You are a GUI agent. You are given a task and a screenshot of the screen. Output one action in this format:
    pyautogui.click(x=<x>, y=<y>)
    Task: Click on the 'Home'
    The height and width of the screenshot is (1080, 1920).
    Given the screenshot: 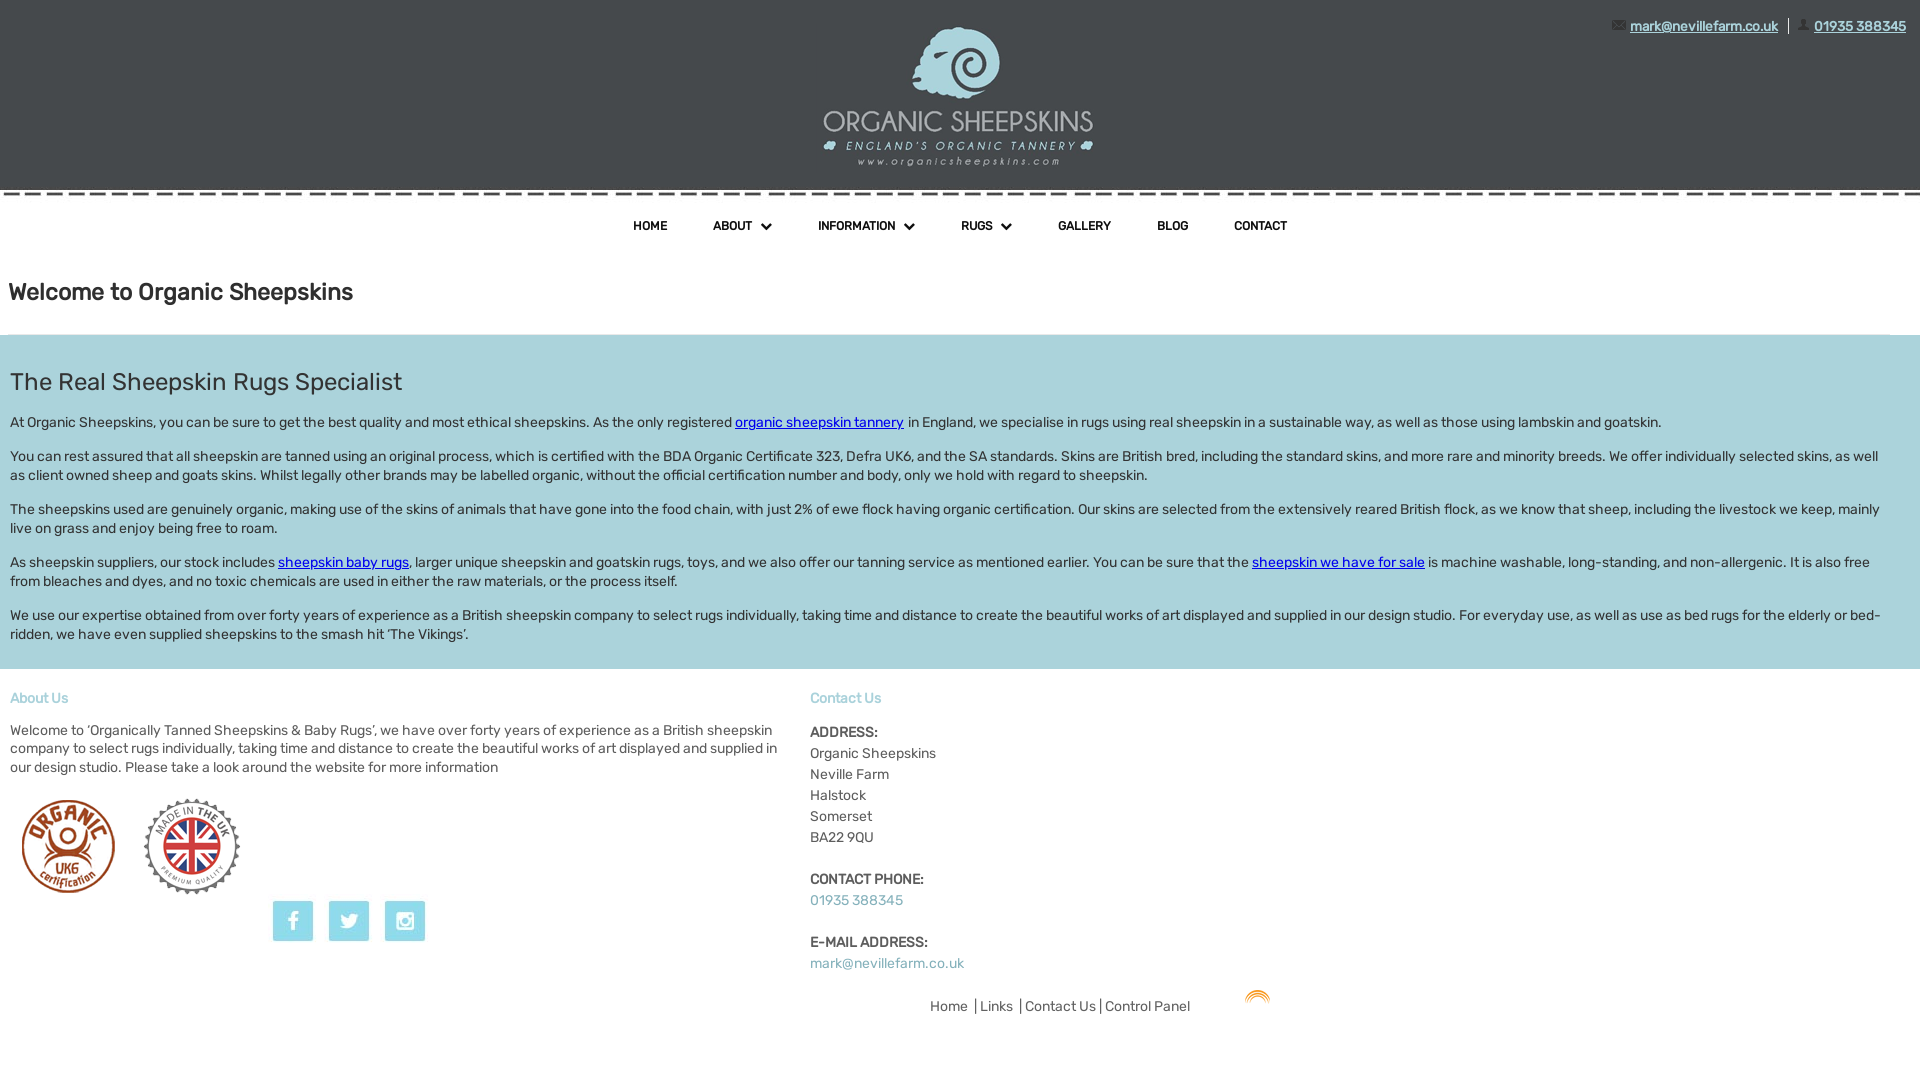 What is the action you would take?
    pyautogui.click(x=948, y=1006)
    